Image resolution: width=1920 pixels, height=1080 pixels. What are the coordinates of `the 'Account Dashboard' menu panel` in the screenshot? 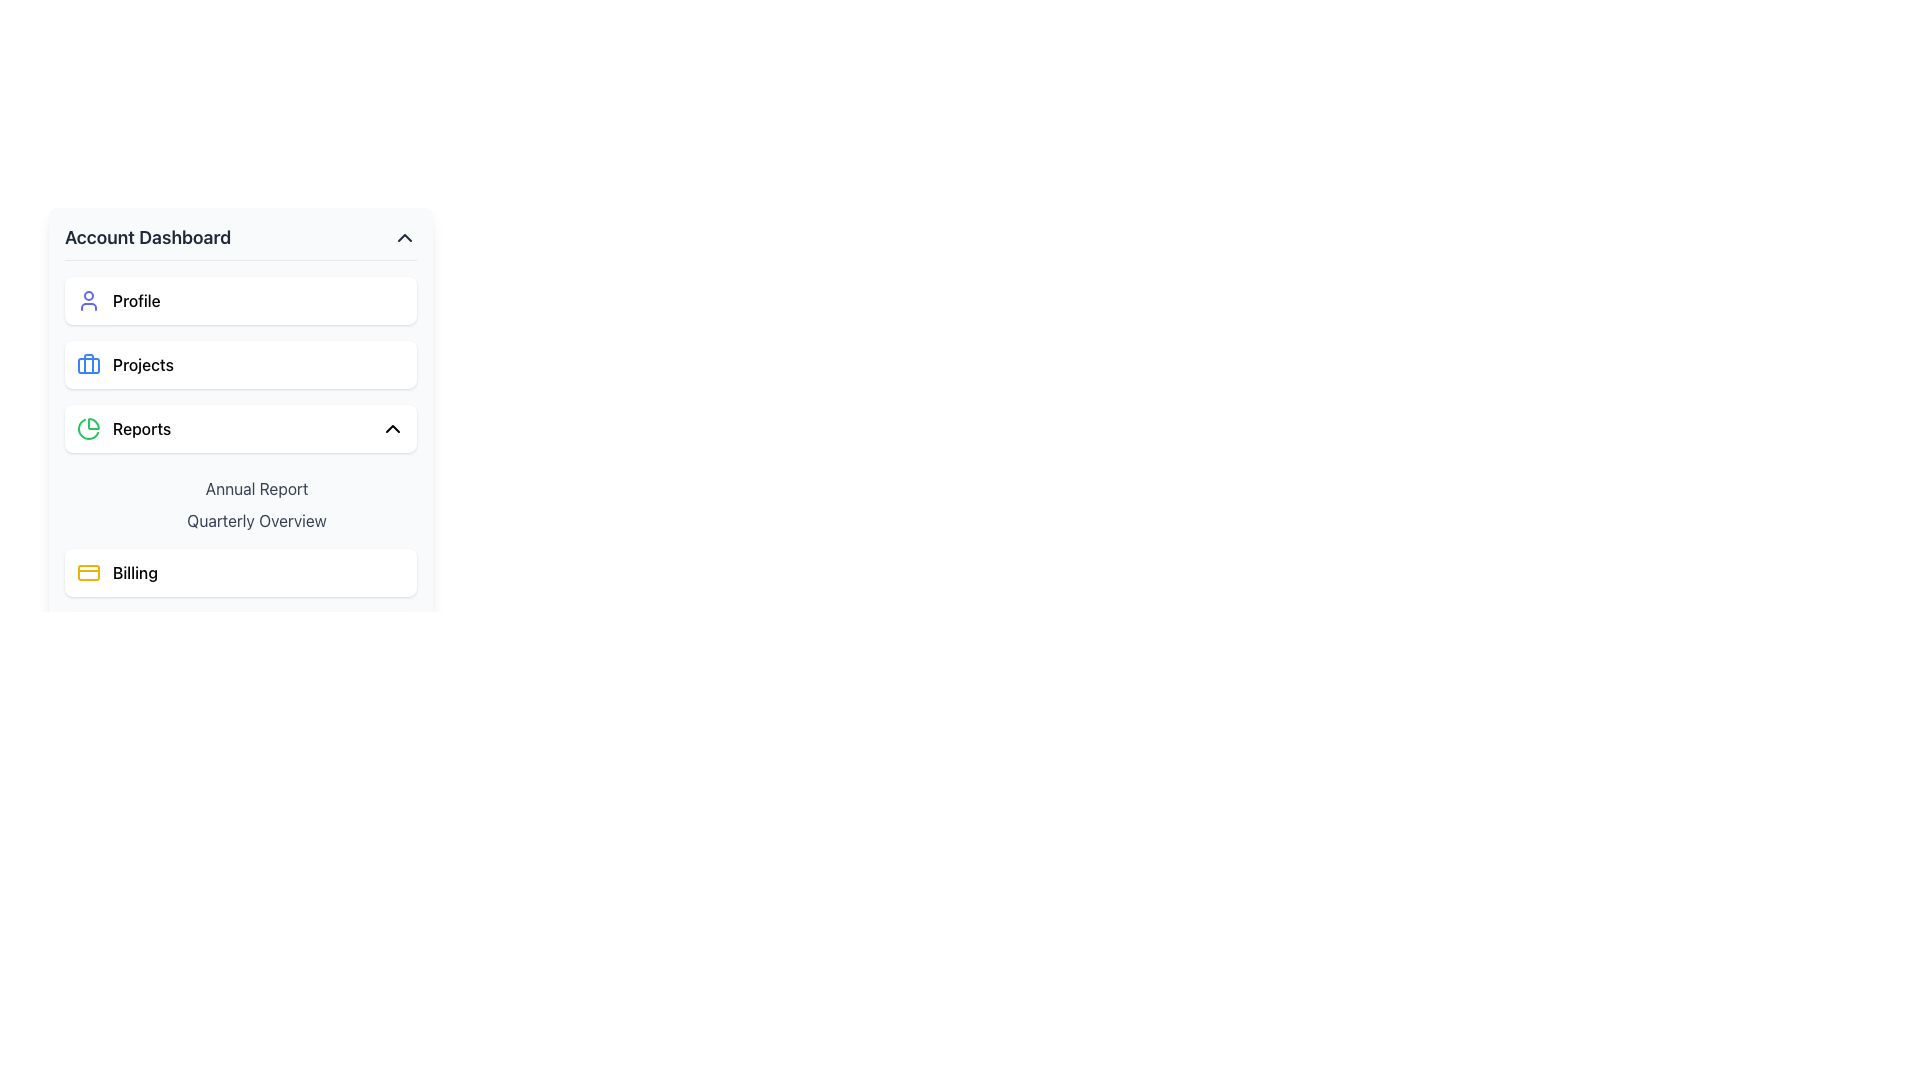 It's located at (240, 474).